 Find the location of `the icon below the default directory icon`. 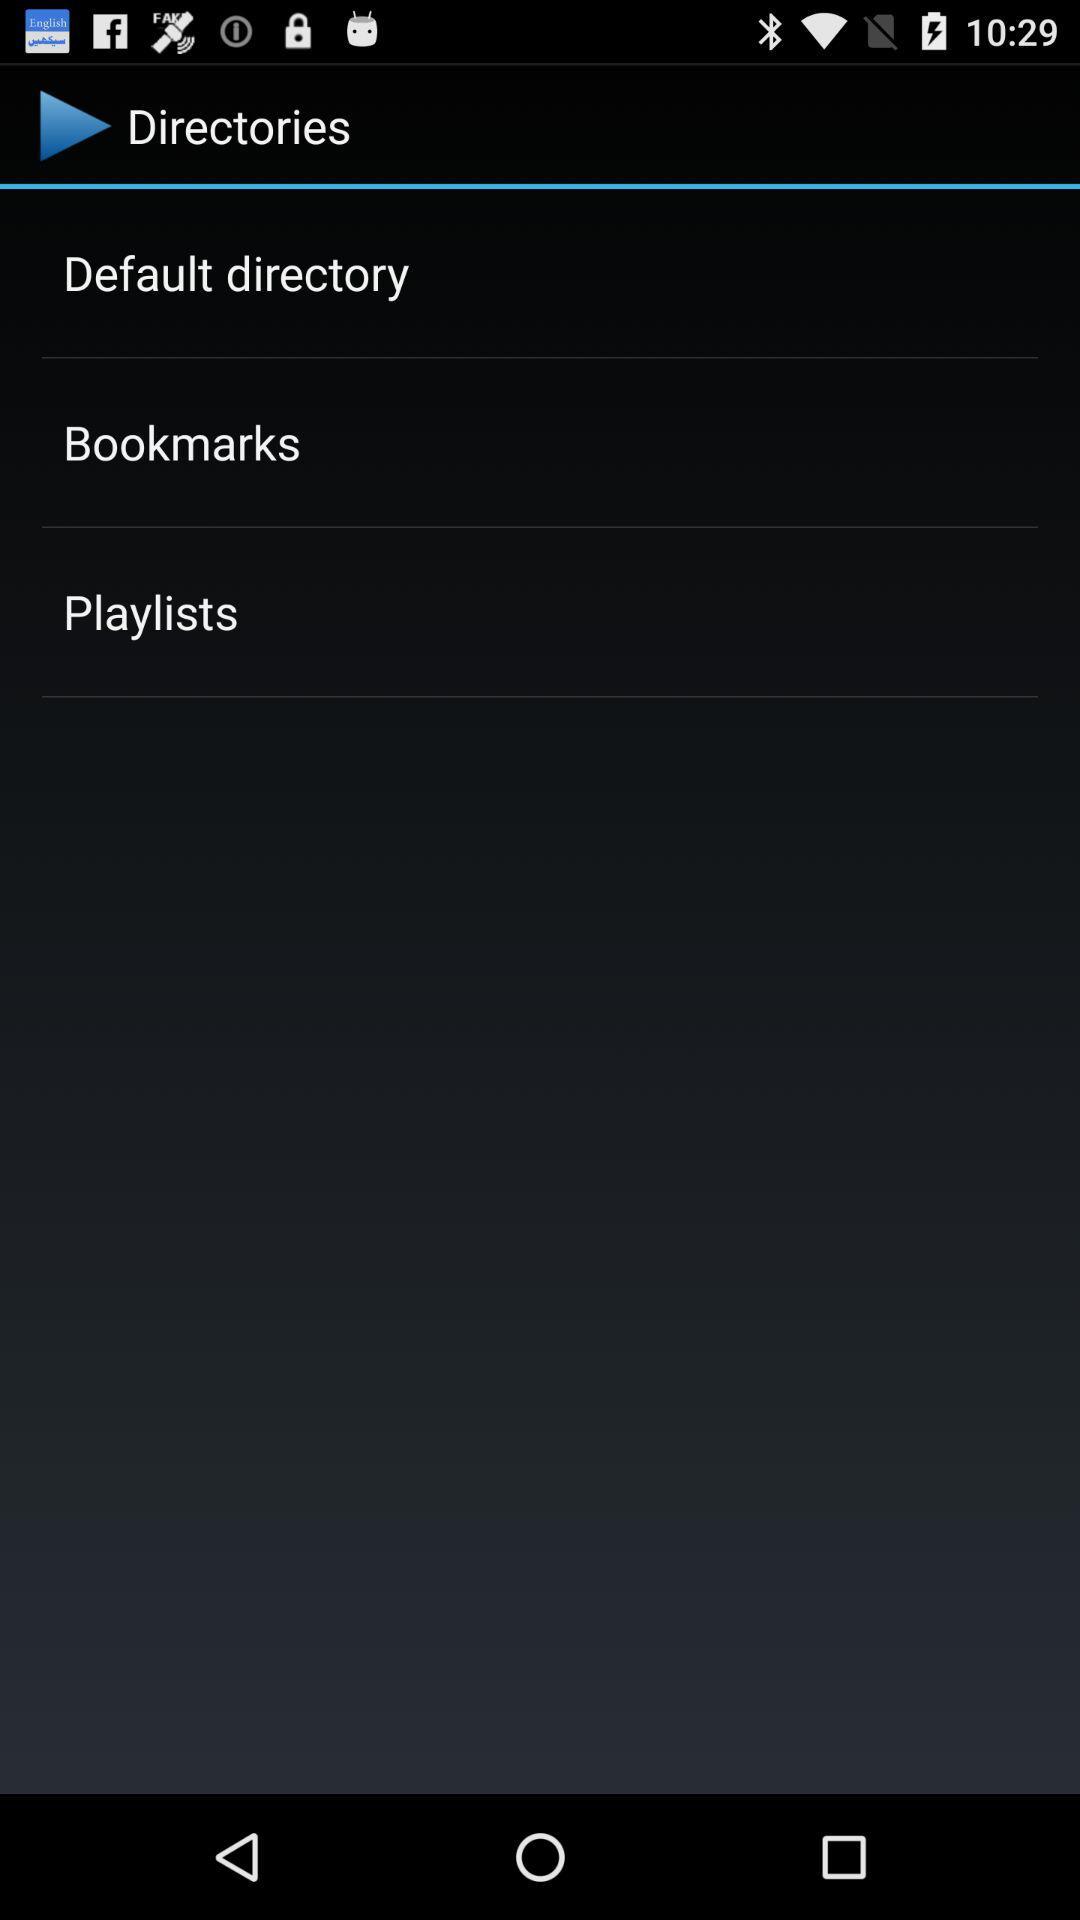

the icon below the default directory icon is located at coordinates (181, 441).